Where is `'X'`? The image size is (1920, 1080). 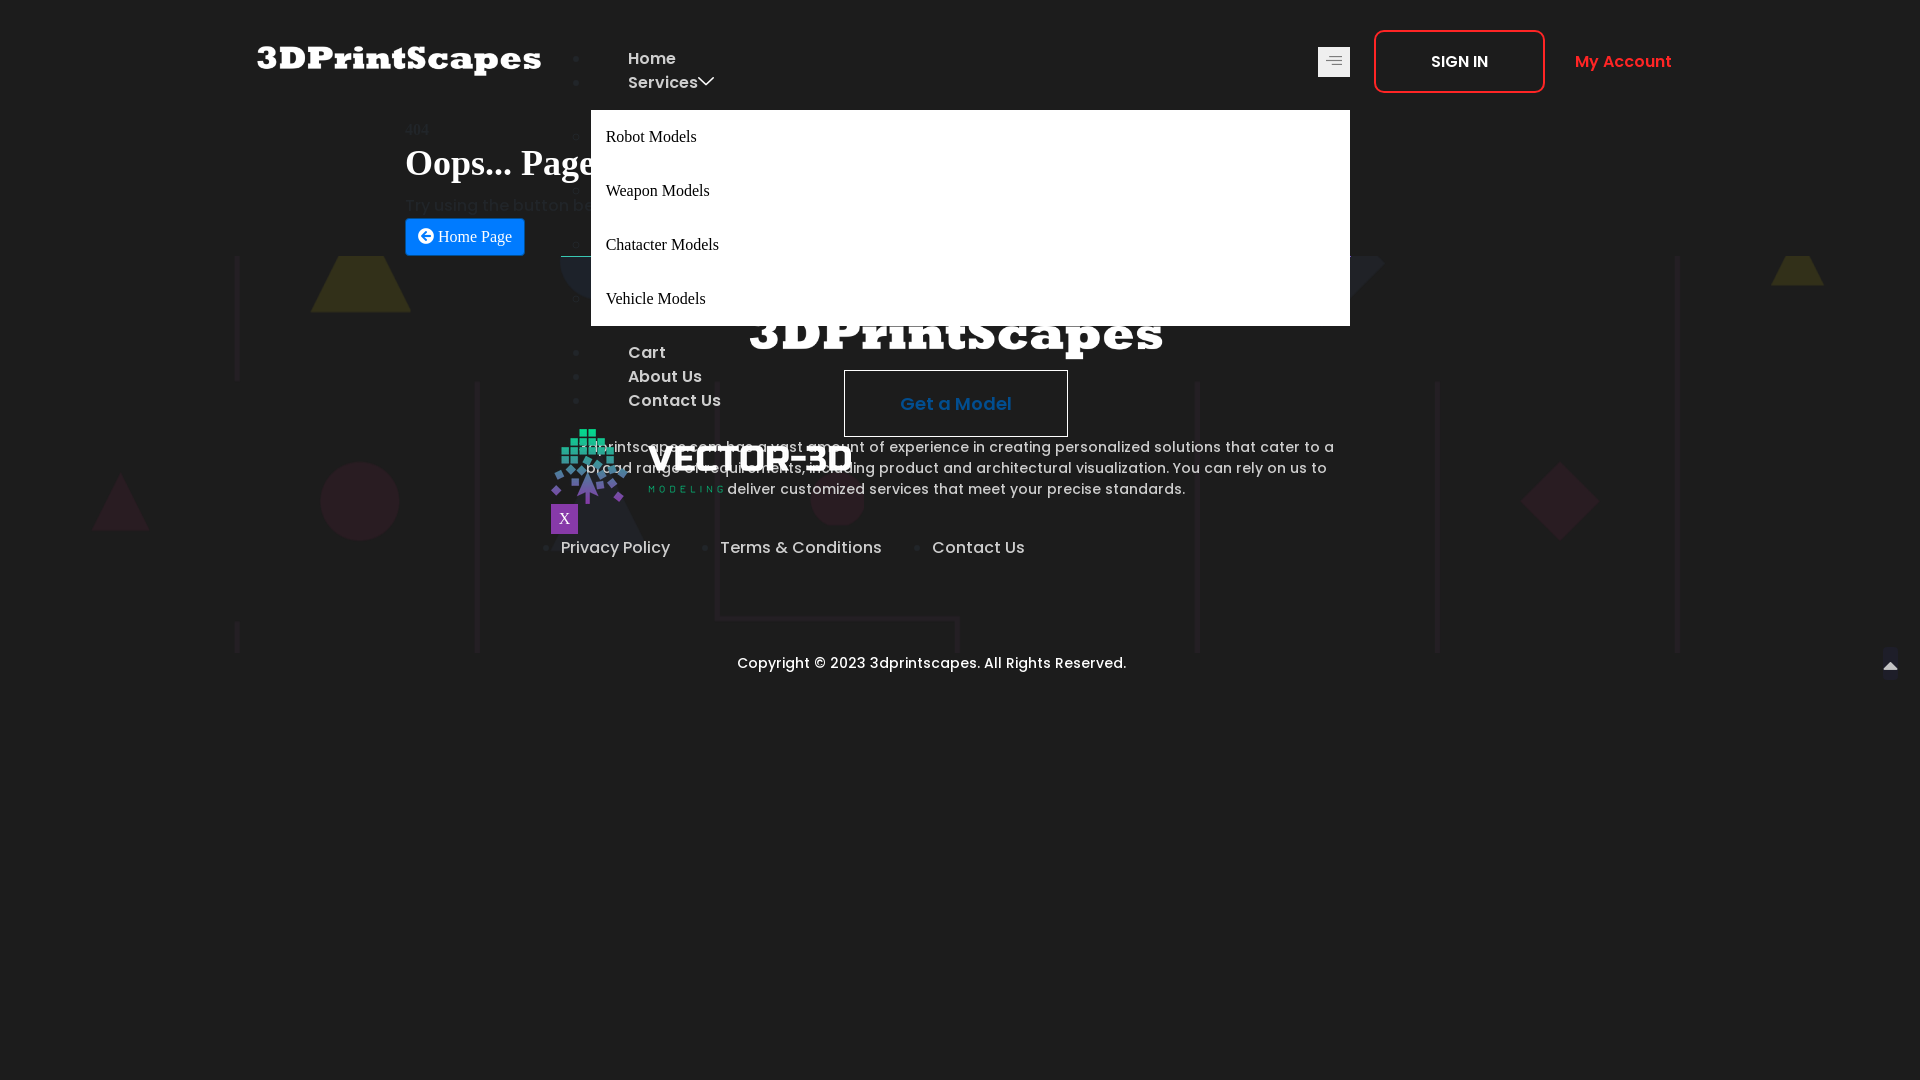 'X' is located at coordinates (564, 518).